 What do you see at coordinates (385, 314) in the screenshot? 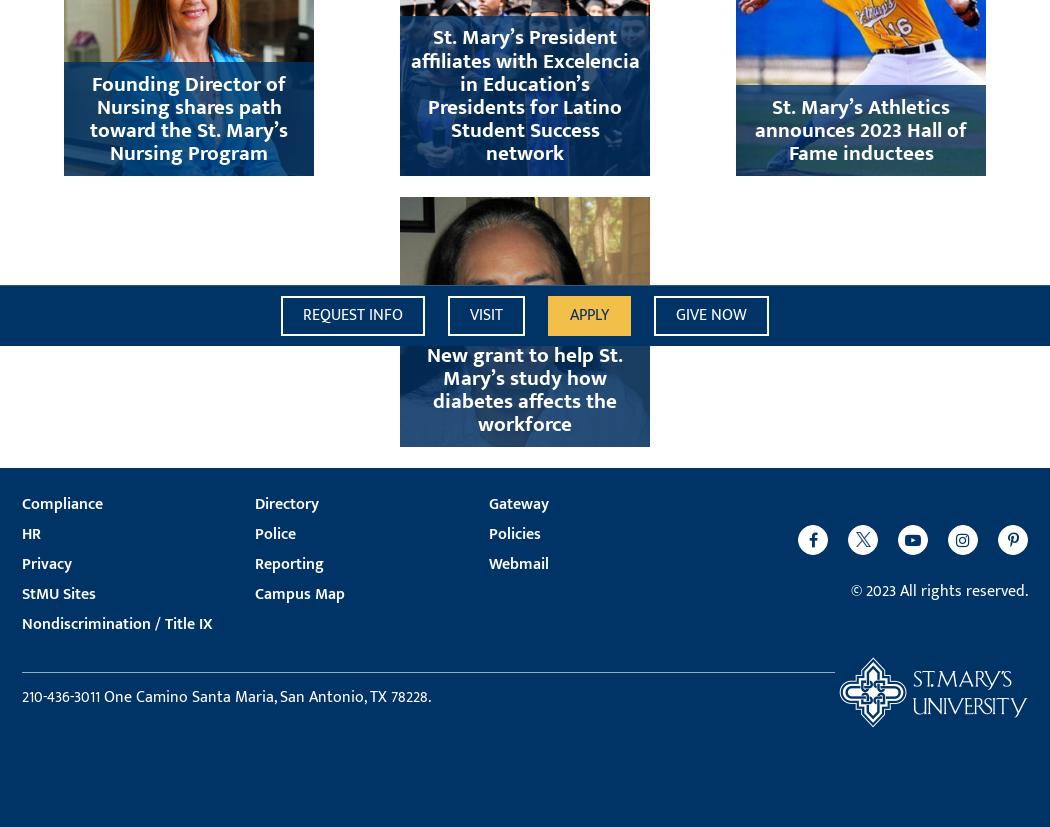
I see `'Info'` at bounding box center [385, 314].